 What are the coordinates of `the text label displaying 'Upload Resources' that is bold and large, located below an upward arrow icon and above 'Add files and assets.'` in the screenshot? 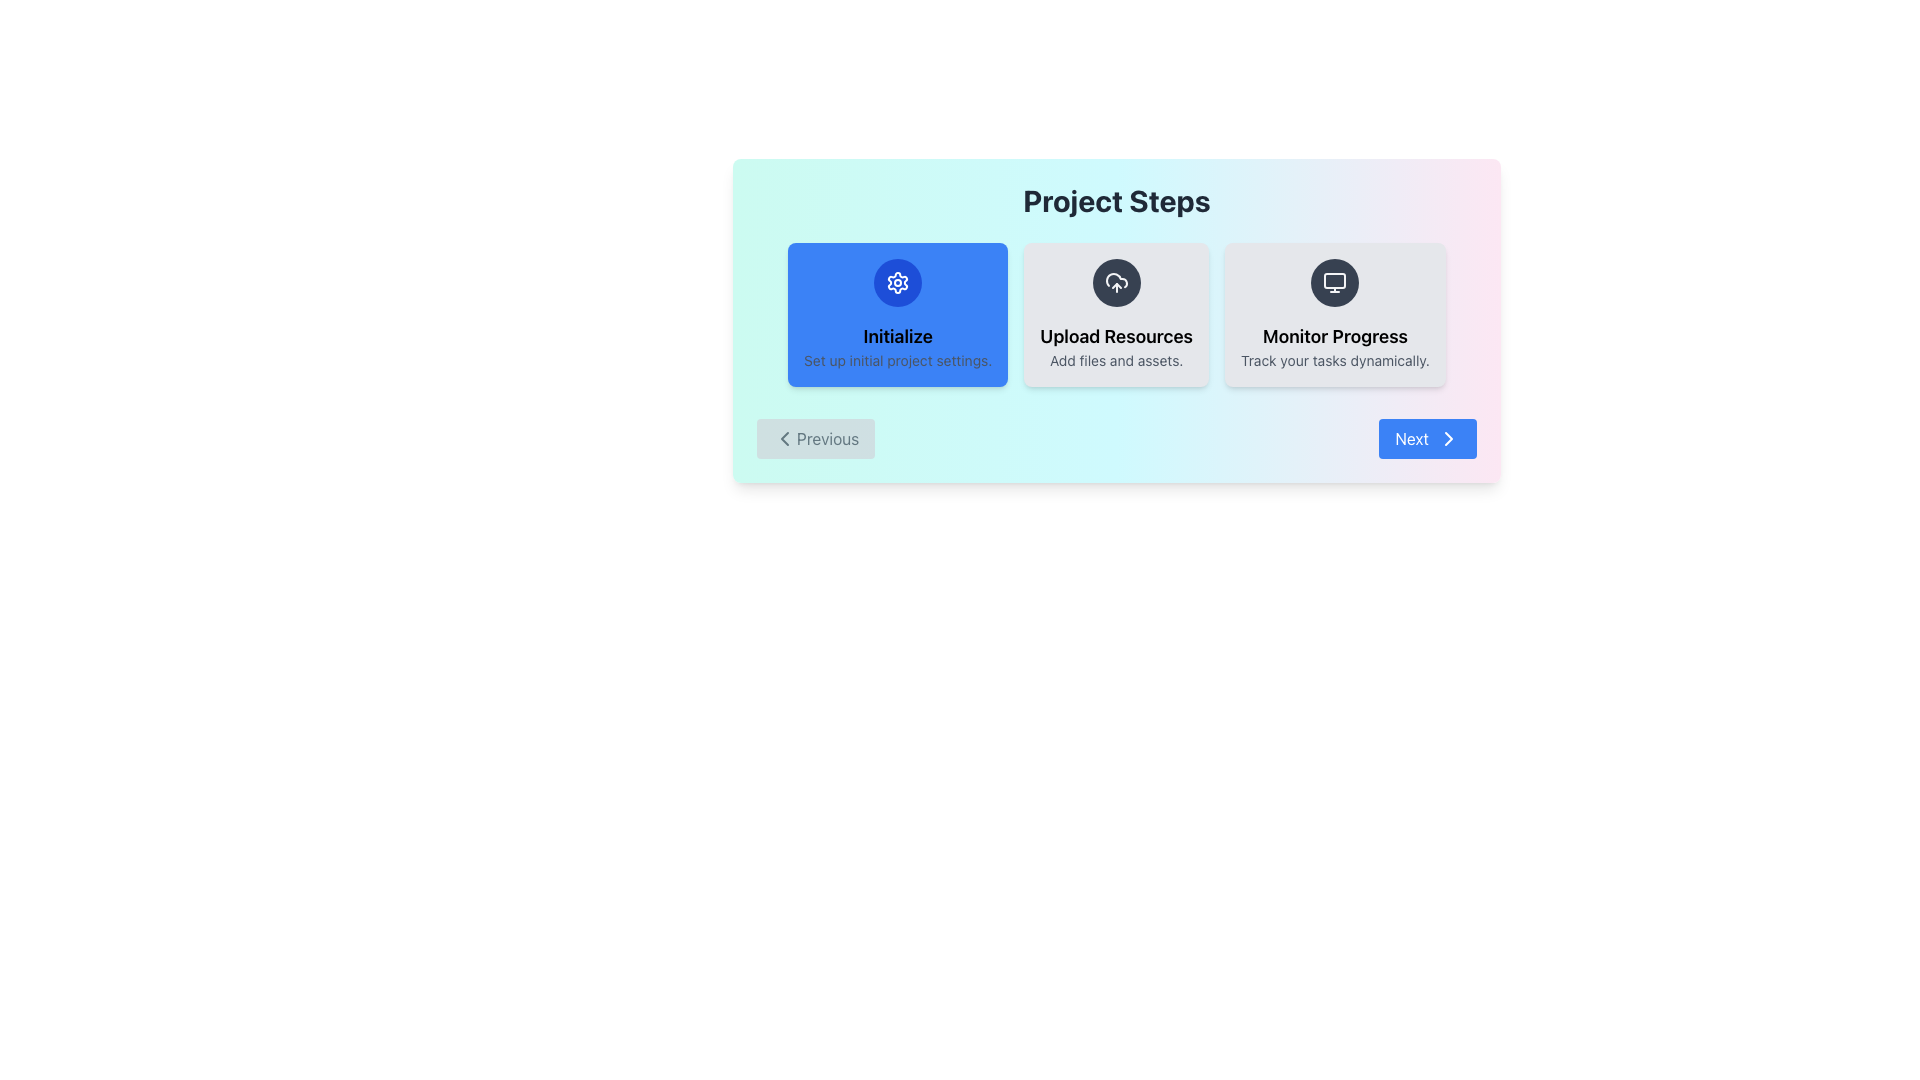 It's located at (1115, 335).